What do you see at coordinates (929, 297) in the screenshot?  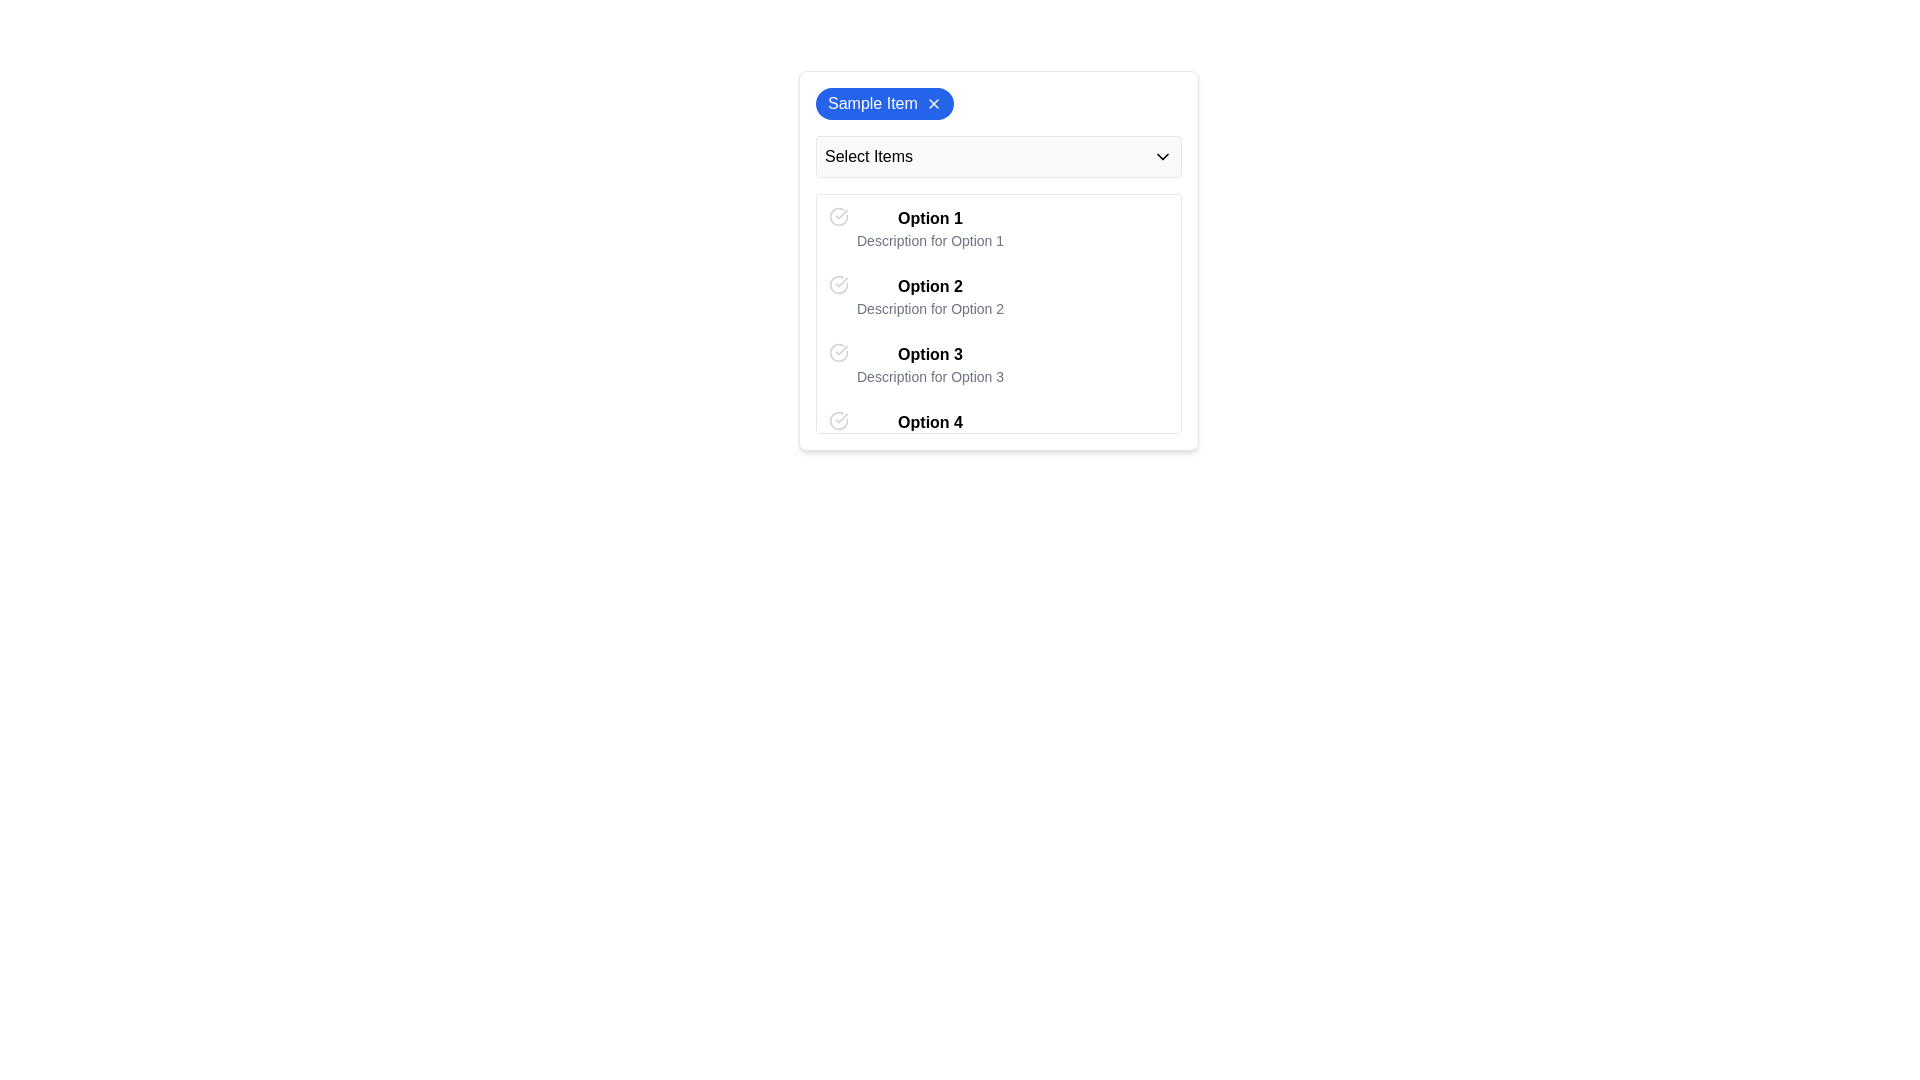 I see `the text block titled 'Option 2' which is the second item in a vertically stacked list of selectable items, located centrally between 'Option 1' and 'Option 3'` at bounding box center [929, 297].